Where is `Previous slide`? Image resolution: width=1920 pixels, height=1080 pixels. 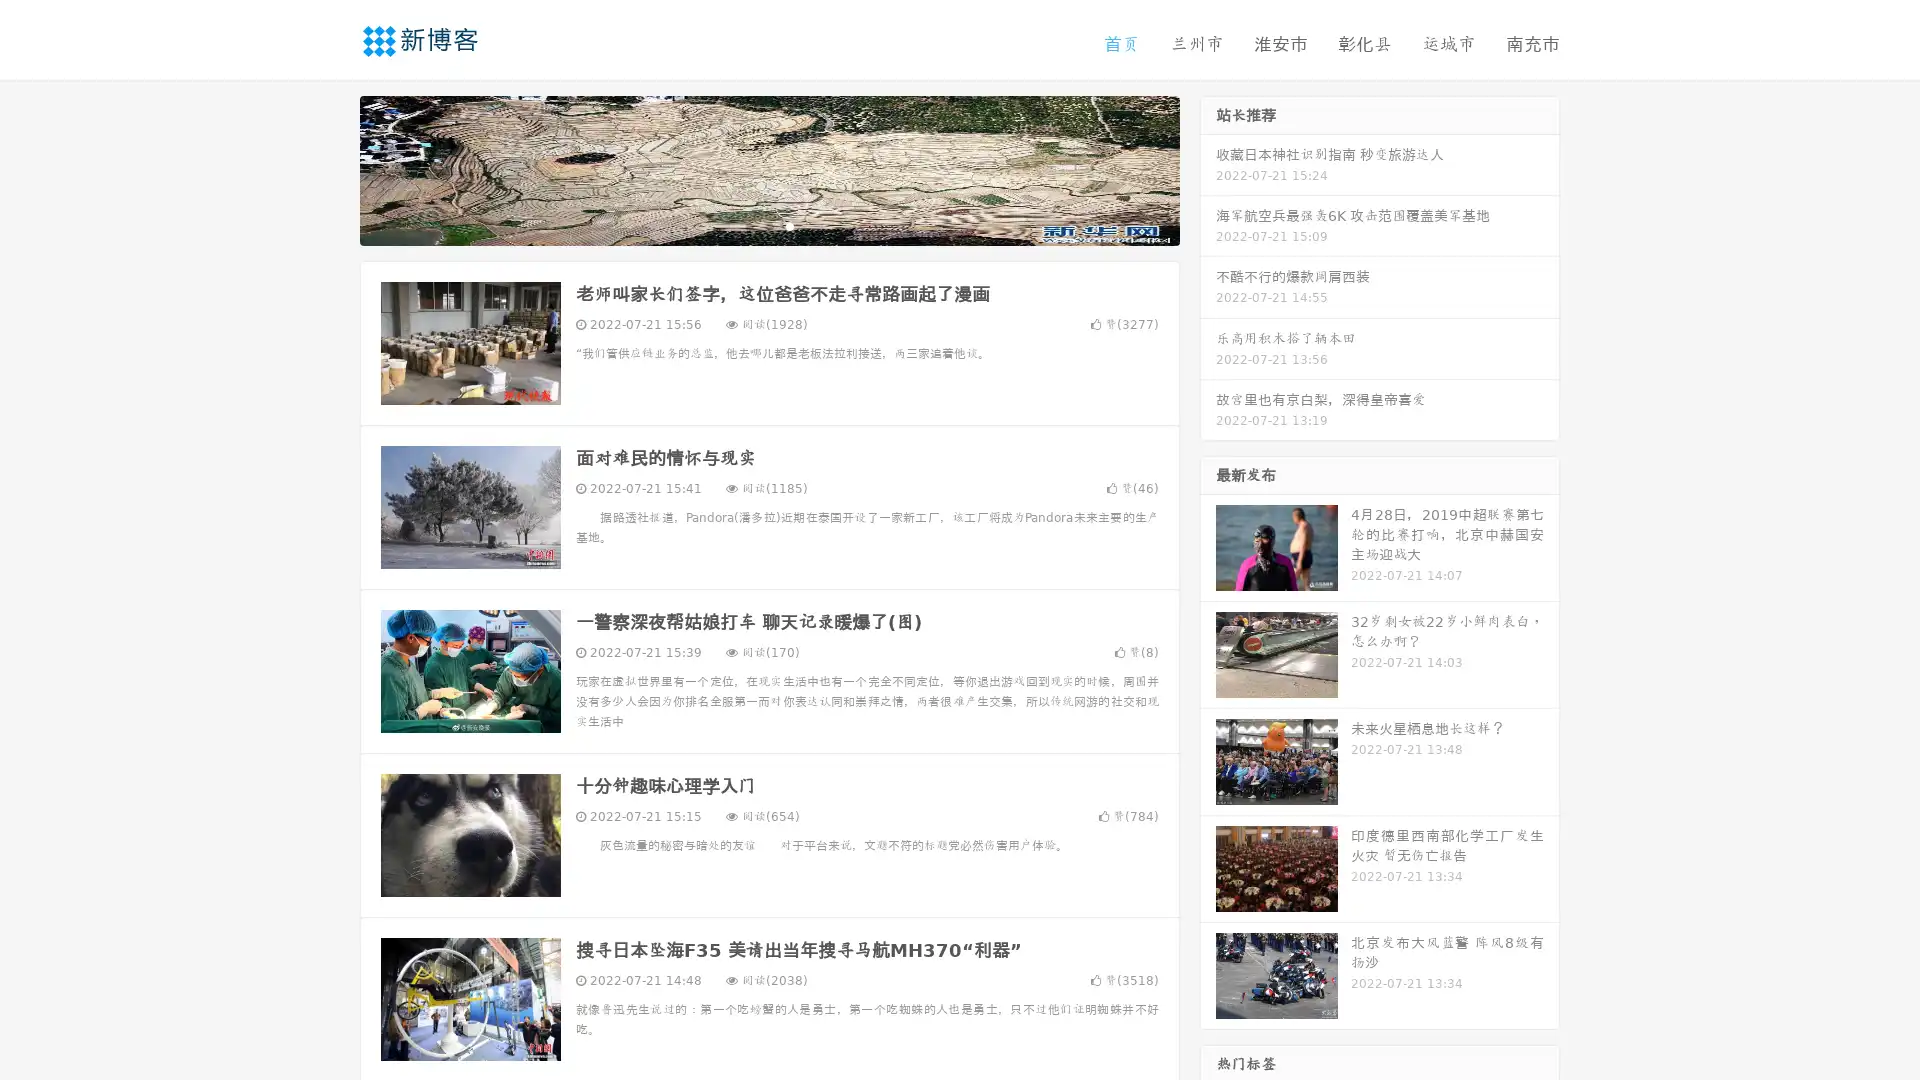 Previous slide is located at coordinates (330, 168).